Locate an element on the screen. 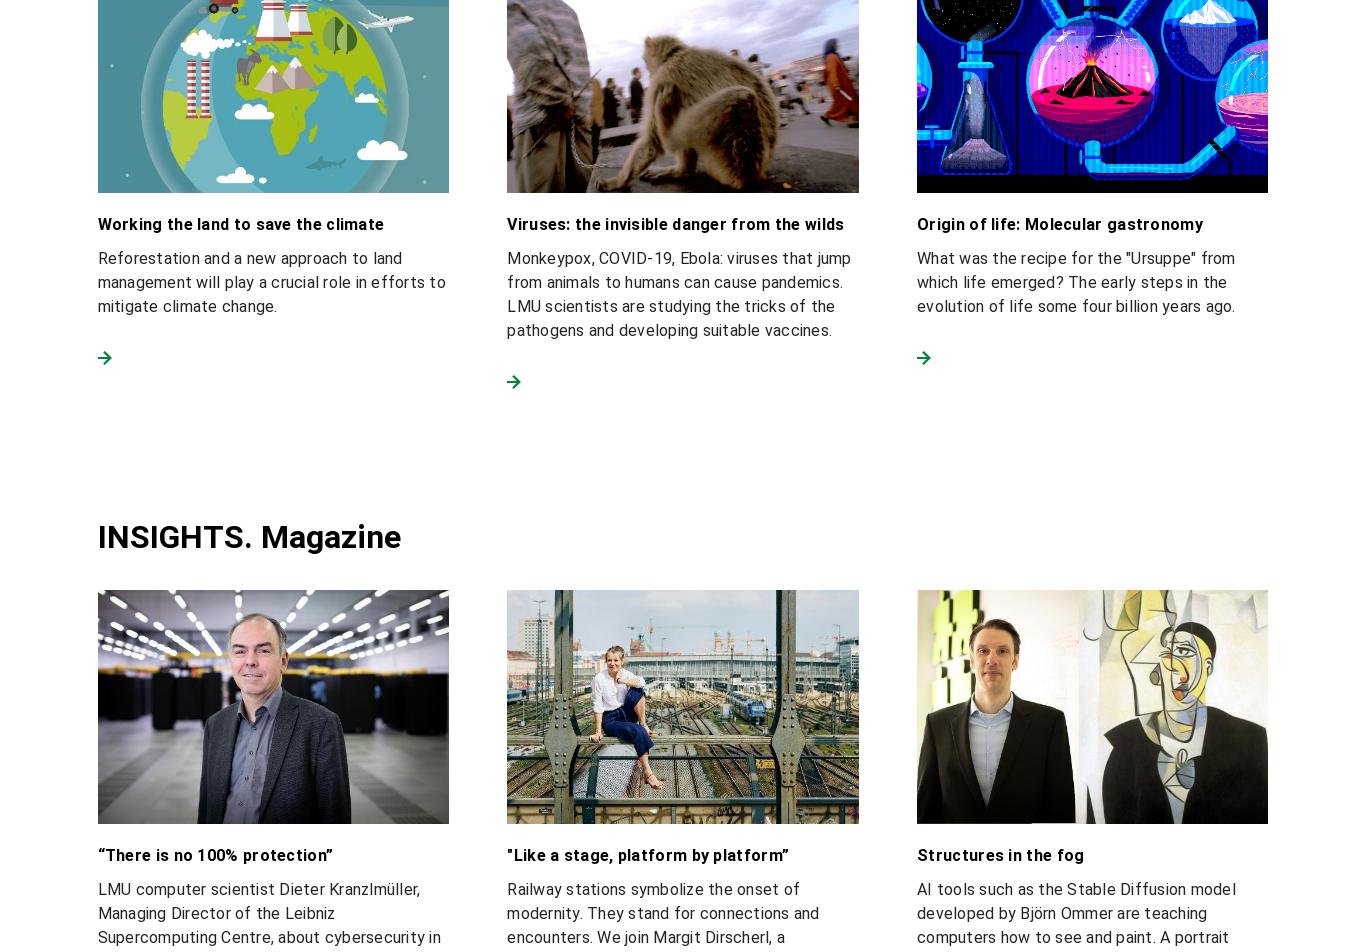  'Reforestation and a new approach to land management will play a crucial role in efforts to mitigate climate change.' is located at coordinates (271, 281).